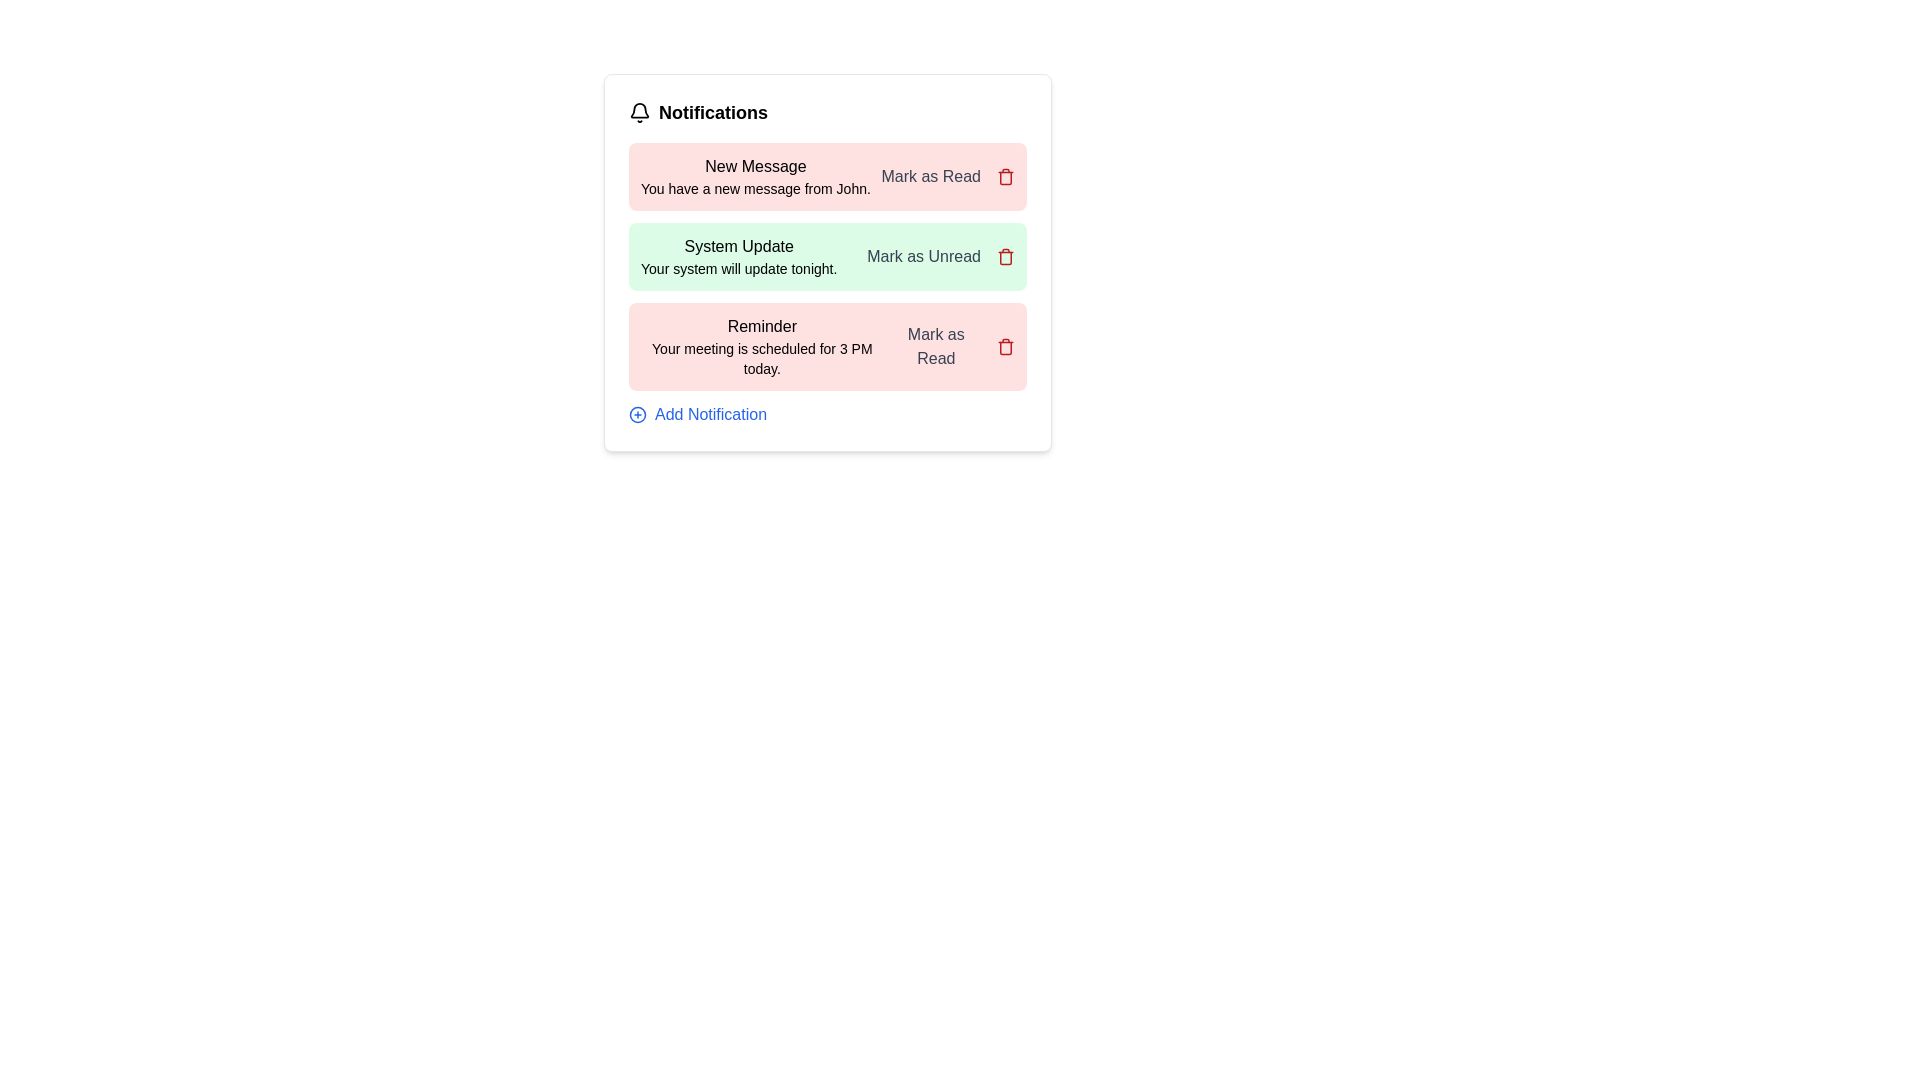 The image size is (1920, 1080). What do you see at coordinates (697, 414) in the screenshot?
I see `the 'Add Notification' button` at bounding box center [697, 414].